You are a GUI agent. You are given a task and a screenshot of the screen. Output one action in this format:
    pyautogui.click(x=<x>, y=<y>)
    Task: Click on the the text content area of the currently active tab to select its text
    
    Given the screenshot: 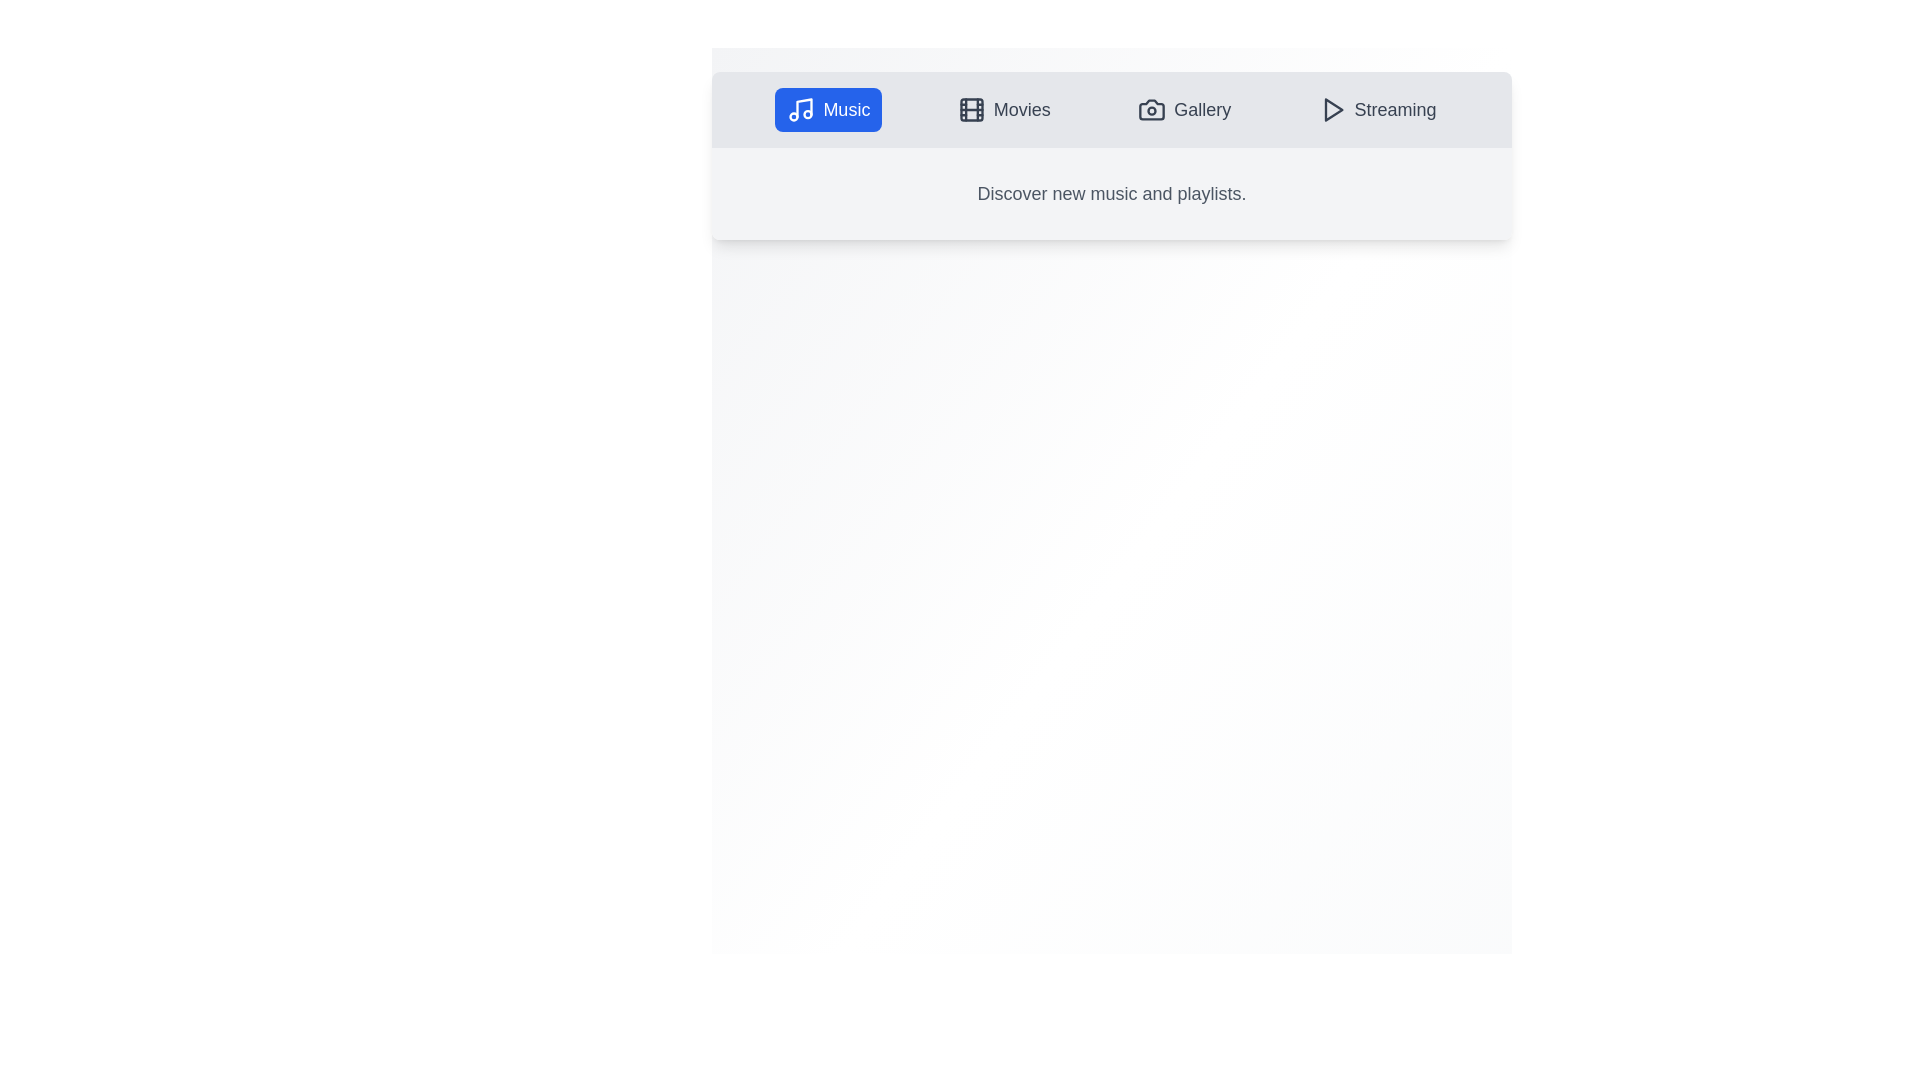 What is the action you would take?
    pyautogui.click(x=1111, y=193)
    